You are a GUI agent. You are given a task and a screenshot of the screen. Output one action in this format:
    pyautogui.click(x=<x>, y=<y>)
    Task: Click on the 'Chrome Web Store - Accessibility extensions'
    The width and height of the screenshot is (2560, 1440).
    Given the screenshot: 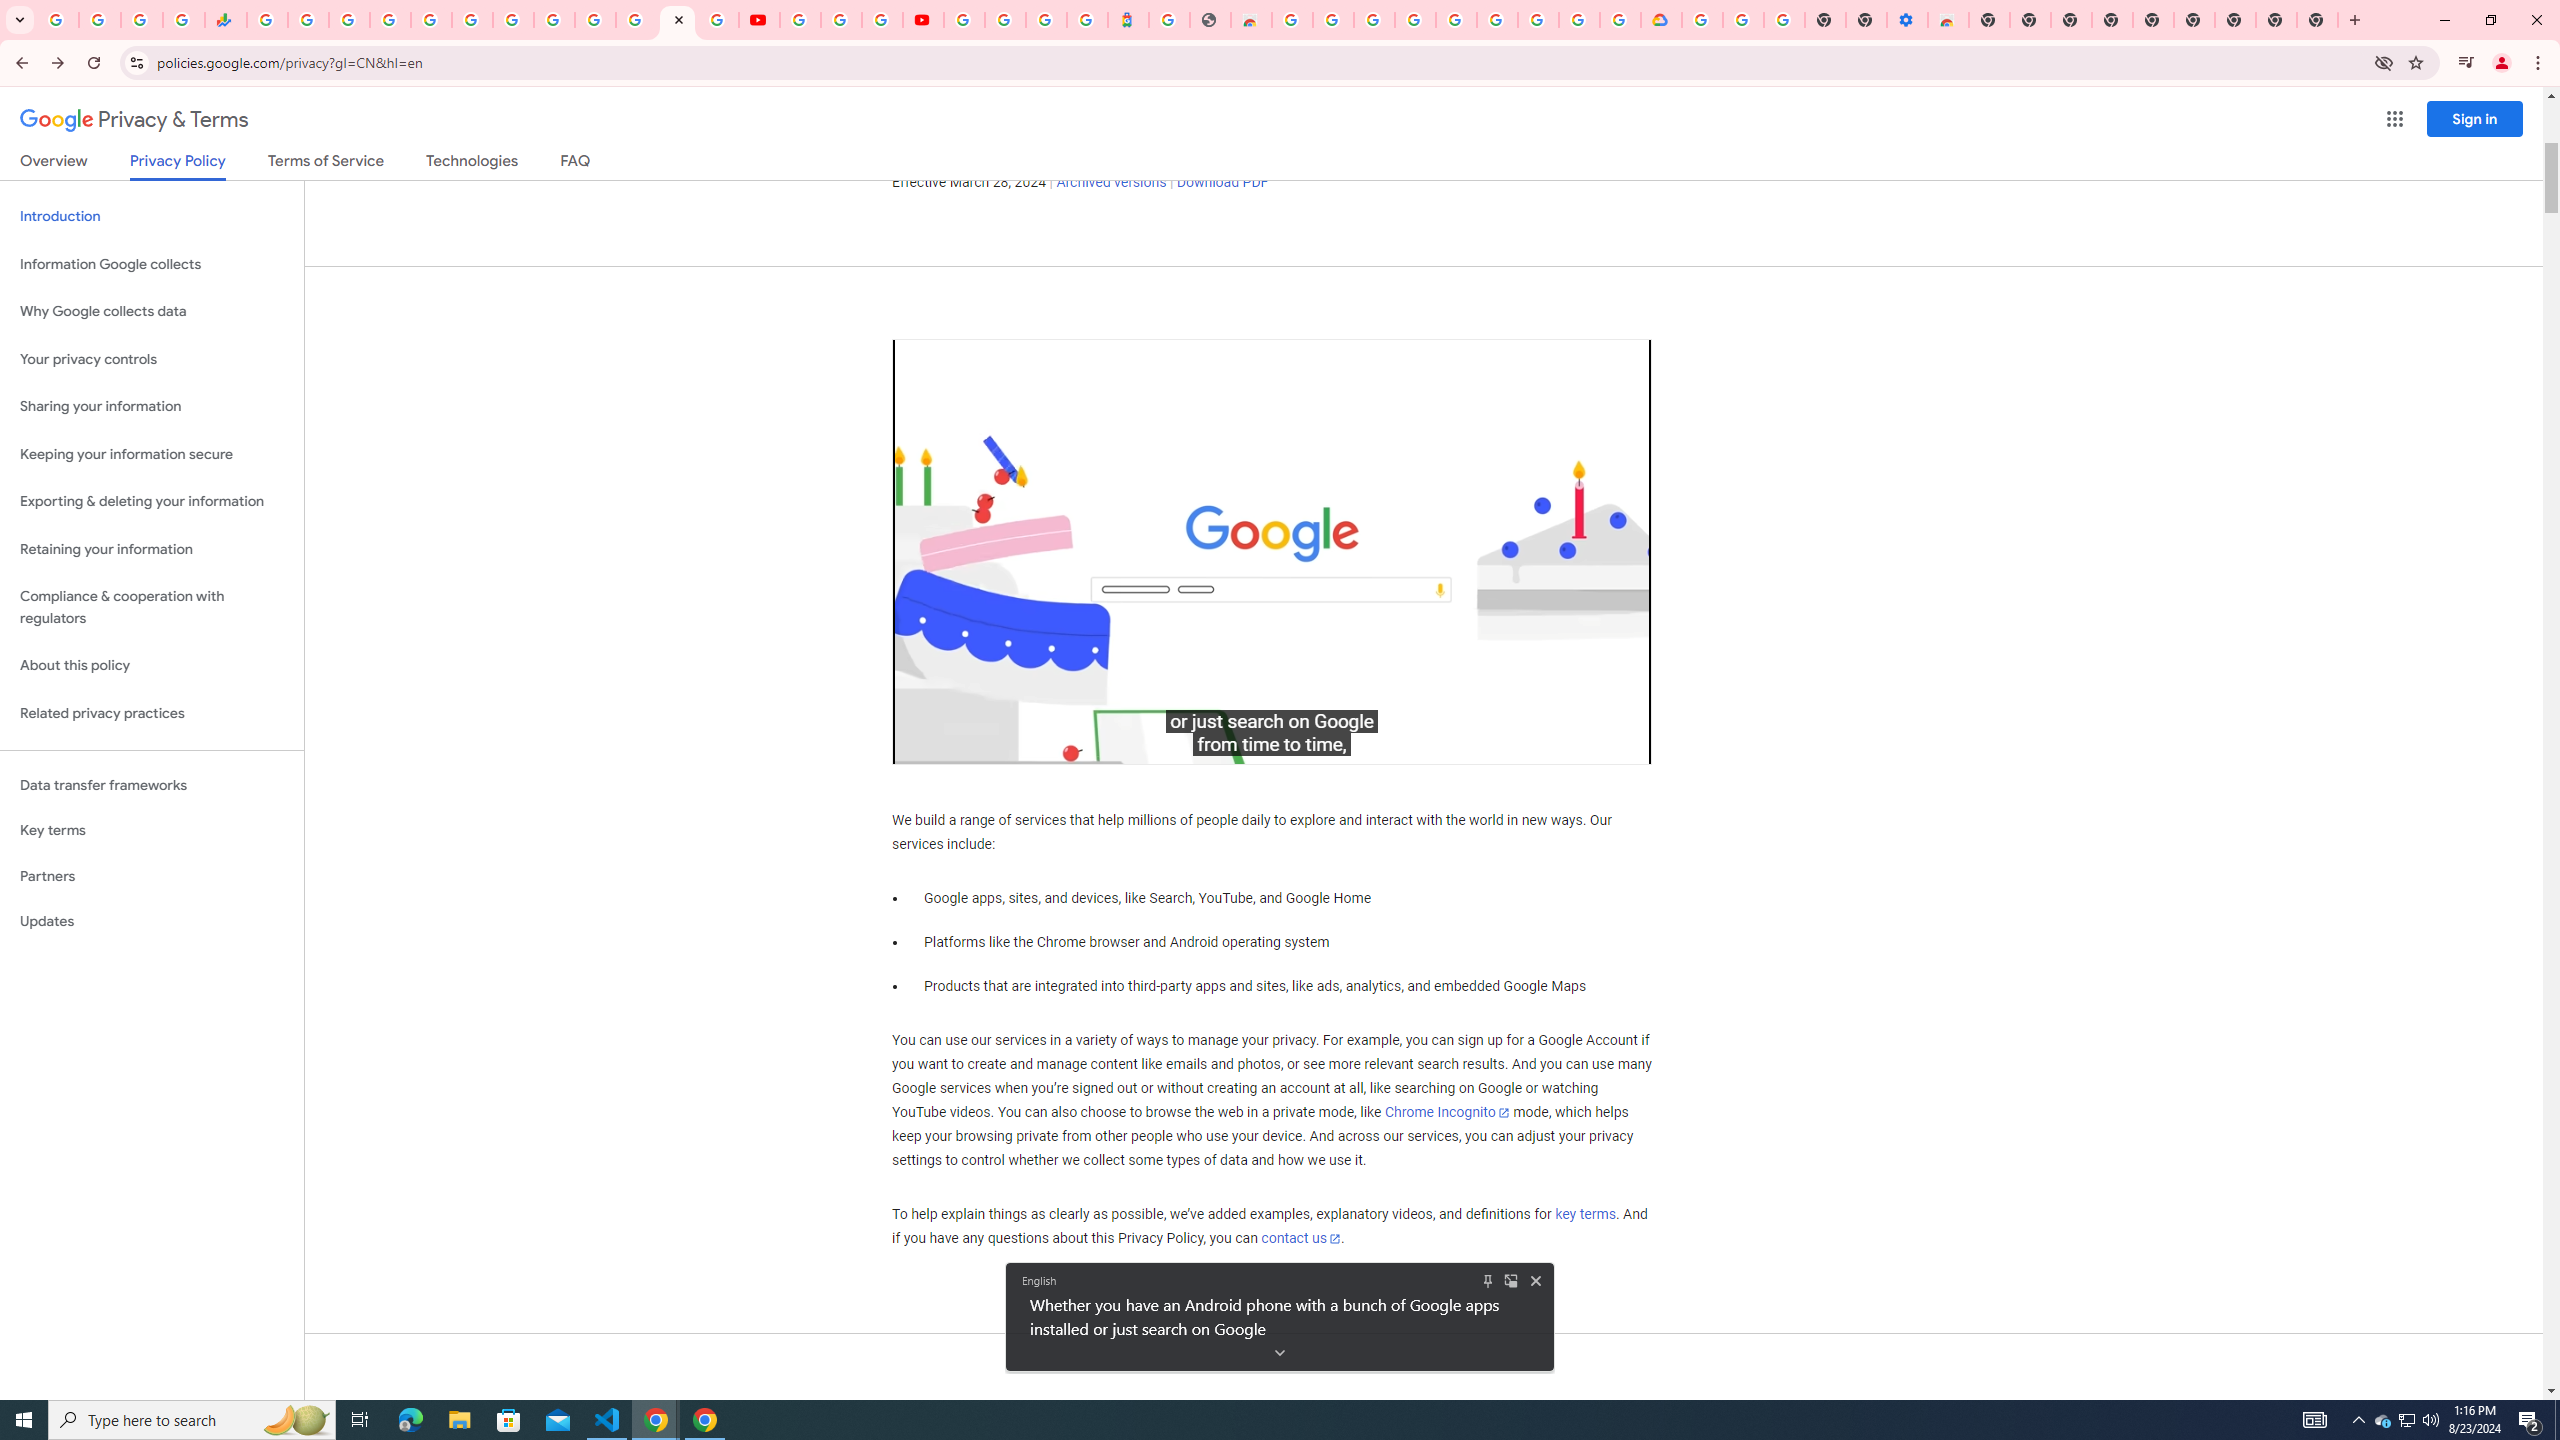 What is the action you would take?
    pyautogui.click(x=1948, y=19)
    